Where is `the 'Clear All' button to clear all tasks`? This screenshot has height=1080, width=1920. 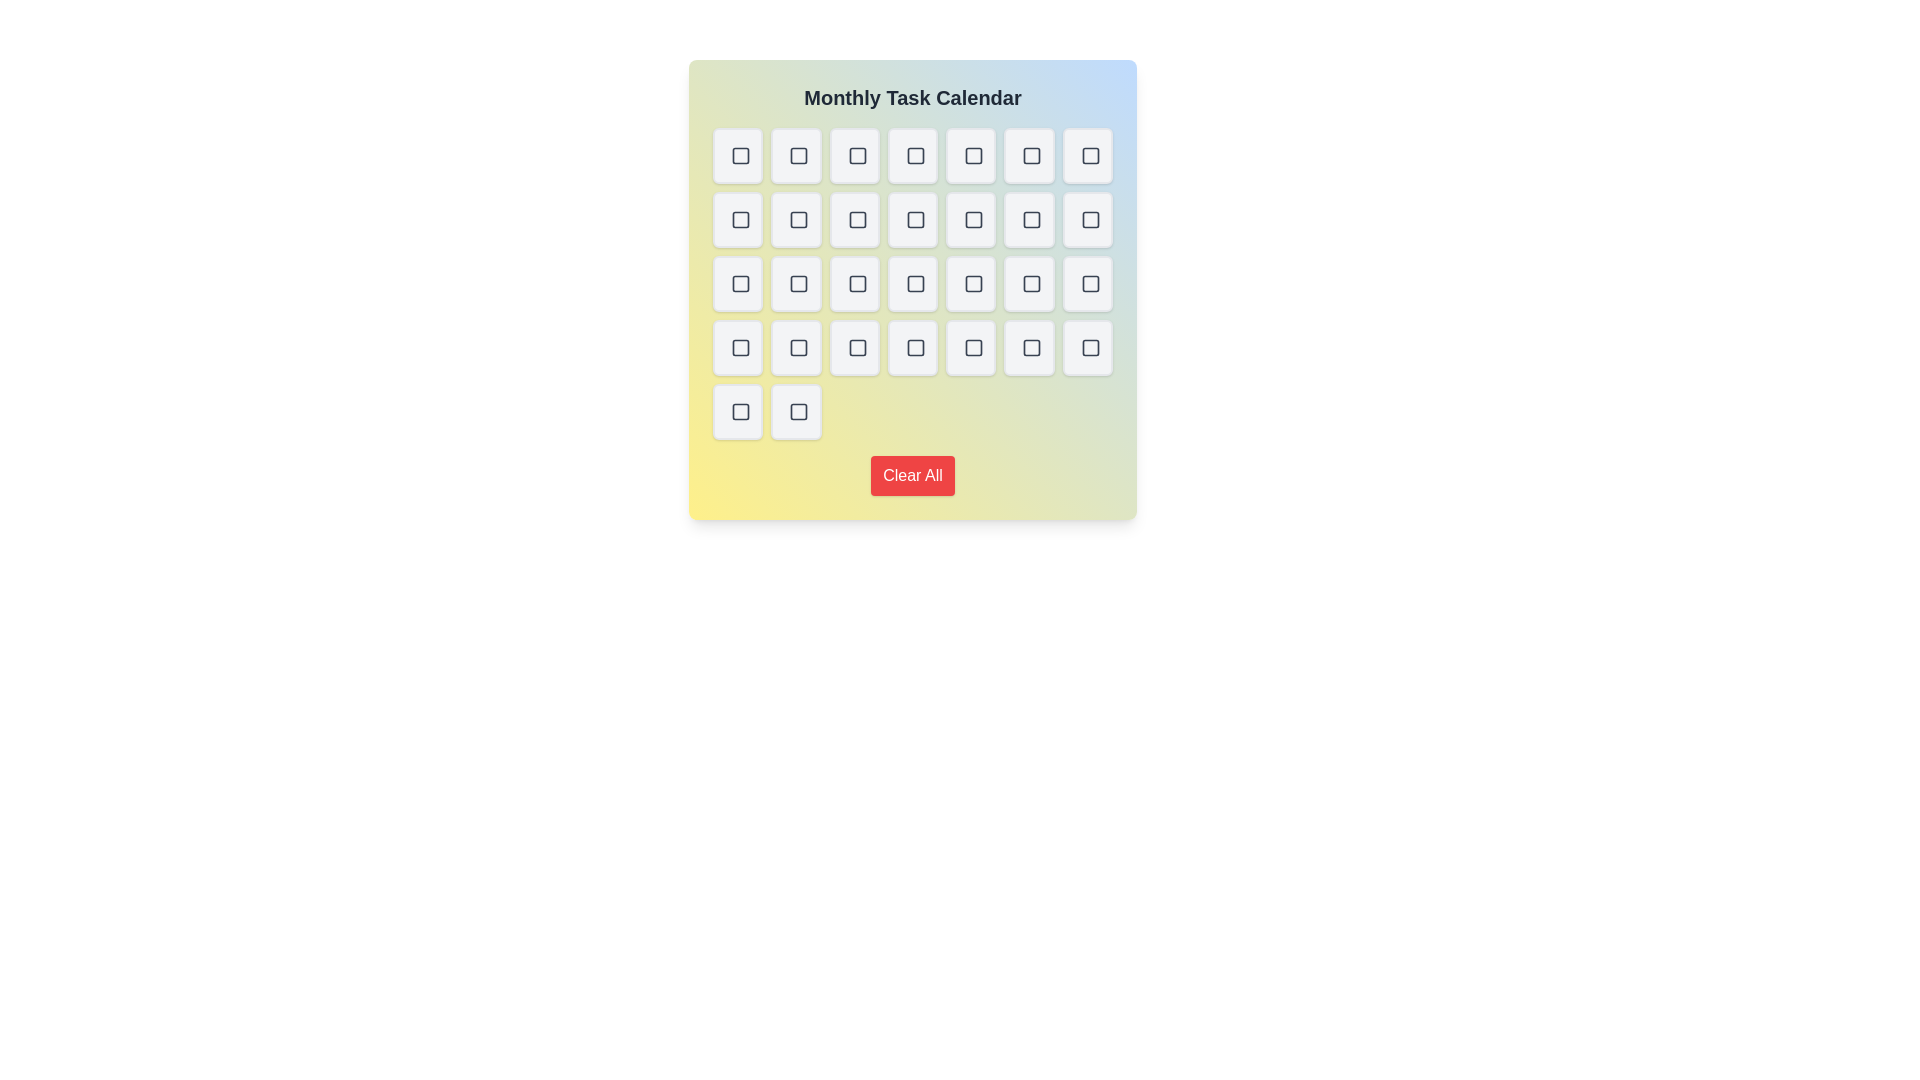
the 'Clear All' button to clear all tasks is located at coordinates (911, 475).